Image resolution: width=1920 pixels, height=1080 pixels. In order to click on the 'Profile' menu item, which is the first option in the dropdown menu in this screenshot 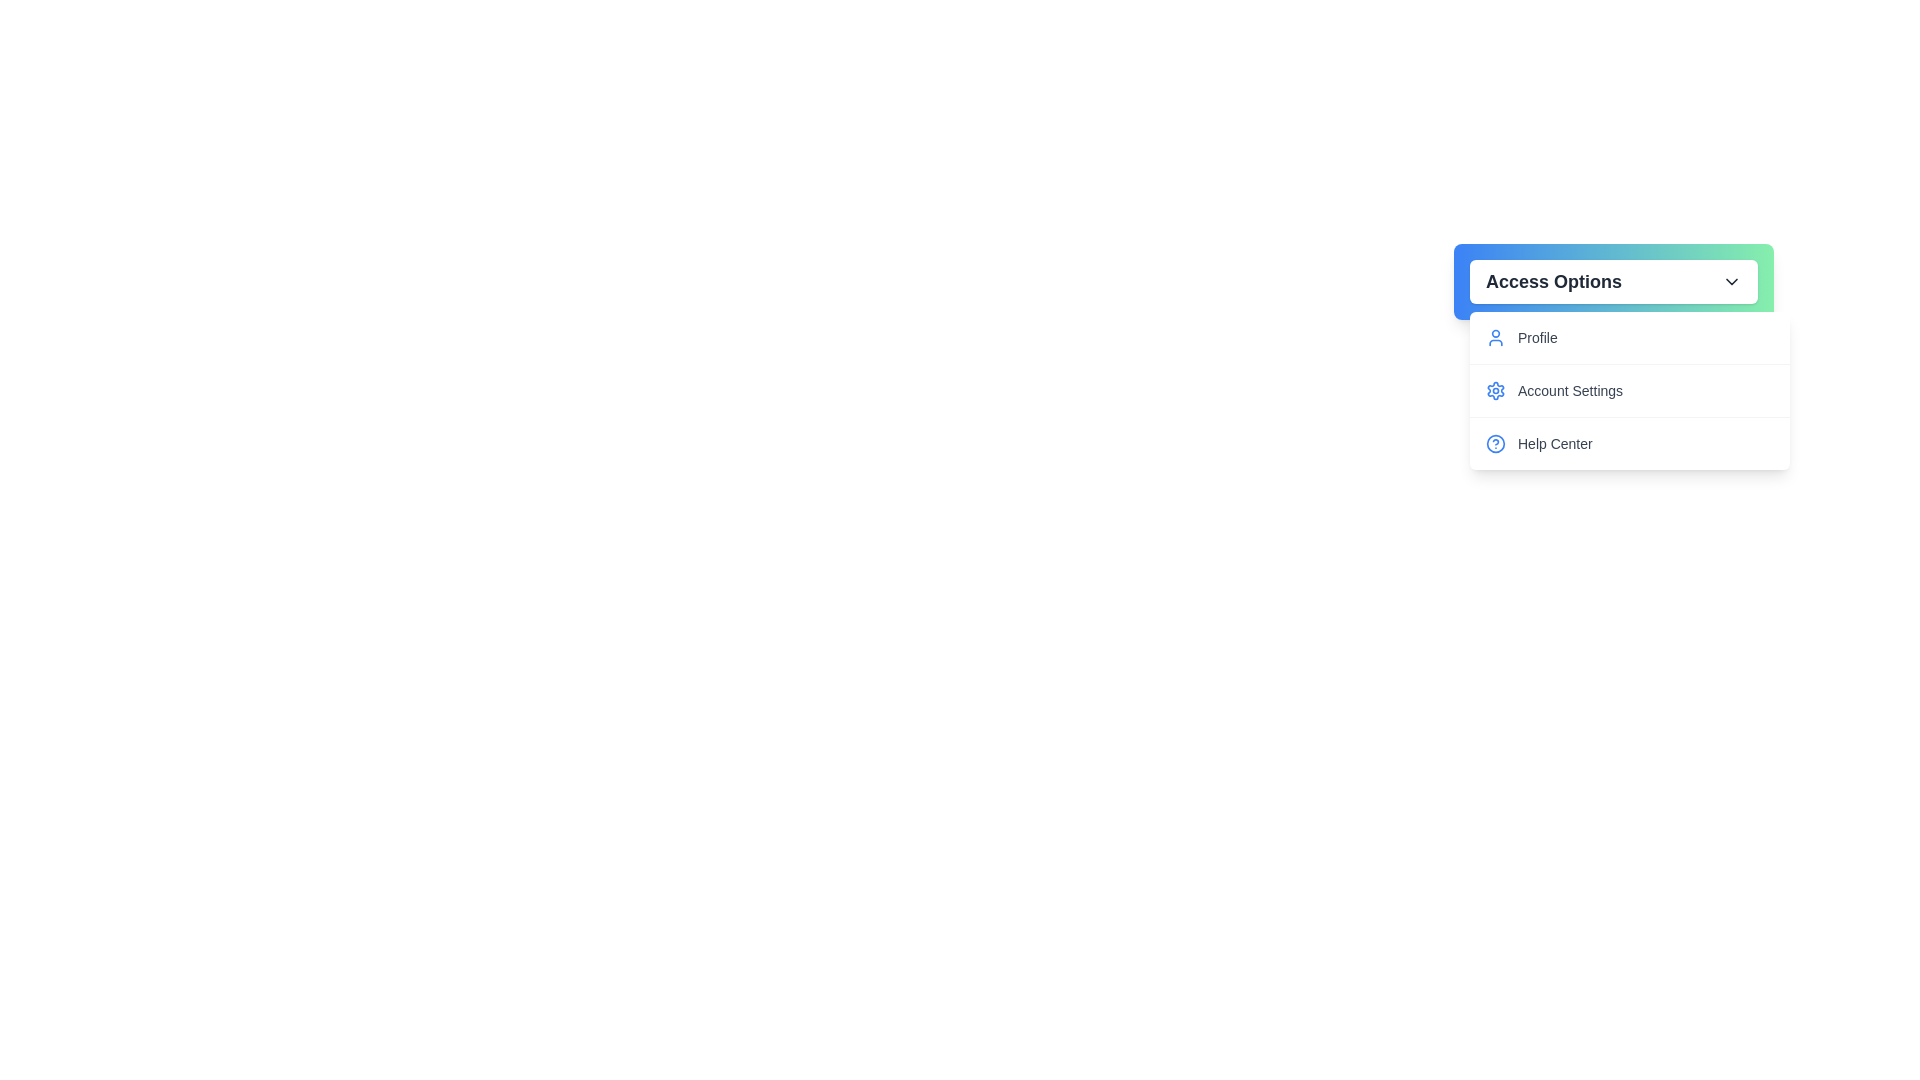, I will do `click(1630, 337)`.